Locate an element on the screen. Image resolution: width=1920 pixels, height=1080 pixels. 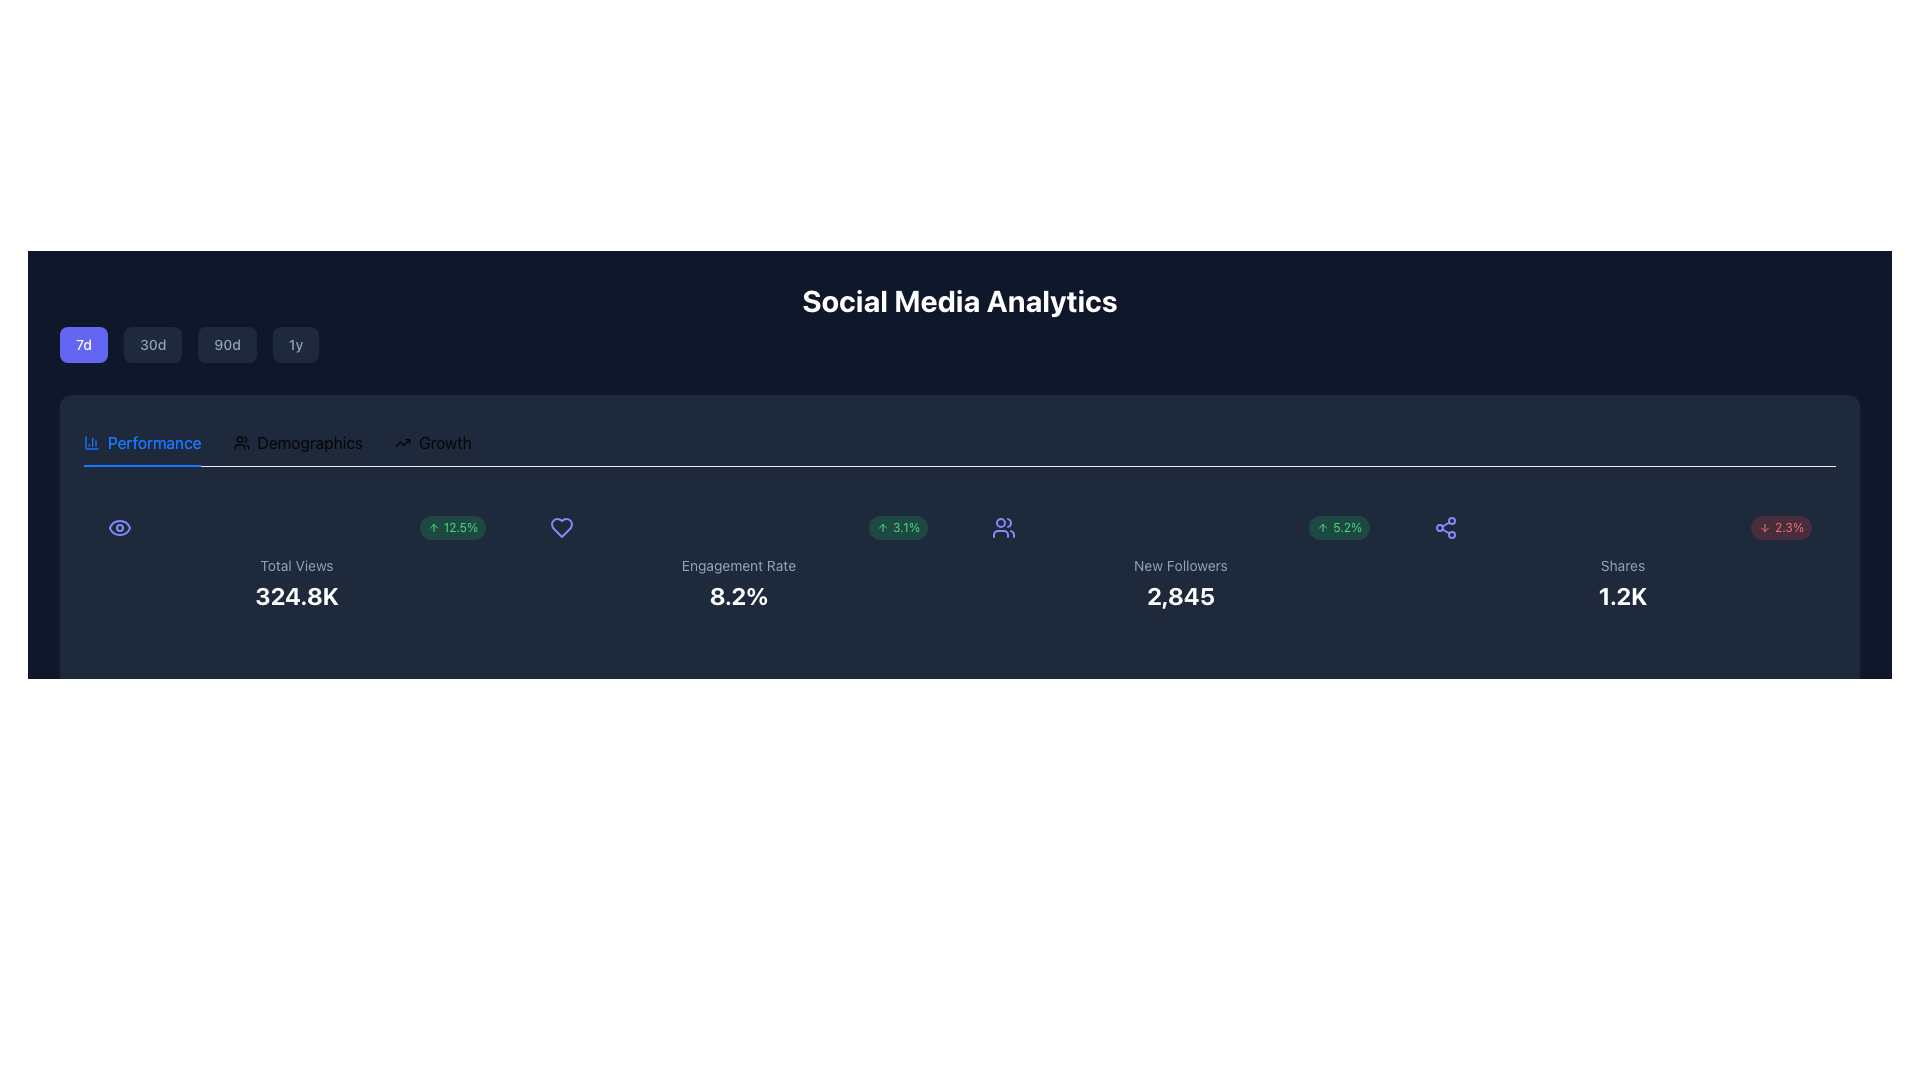
the 'Performance' tab, which is the first tab in the horizontal tab list, styled with a bold blue theme is located at coordinates (141, 442).